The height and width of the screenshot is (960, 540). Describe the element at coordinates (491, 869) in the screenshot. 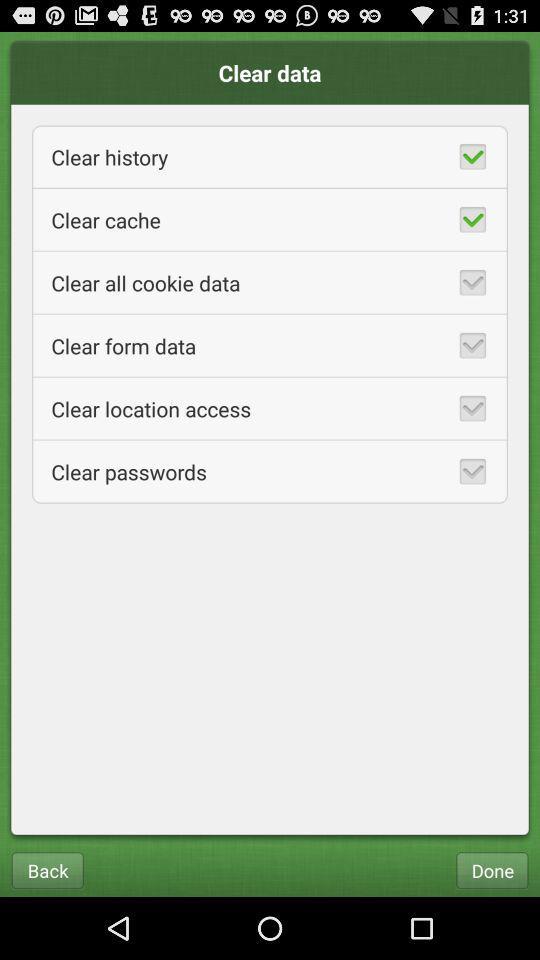

I see `done` at that location.